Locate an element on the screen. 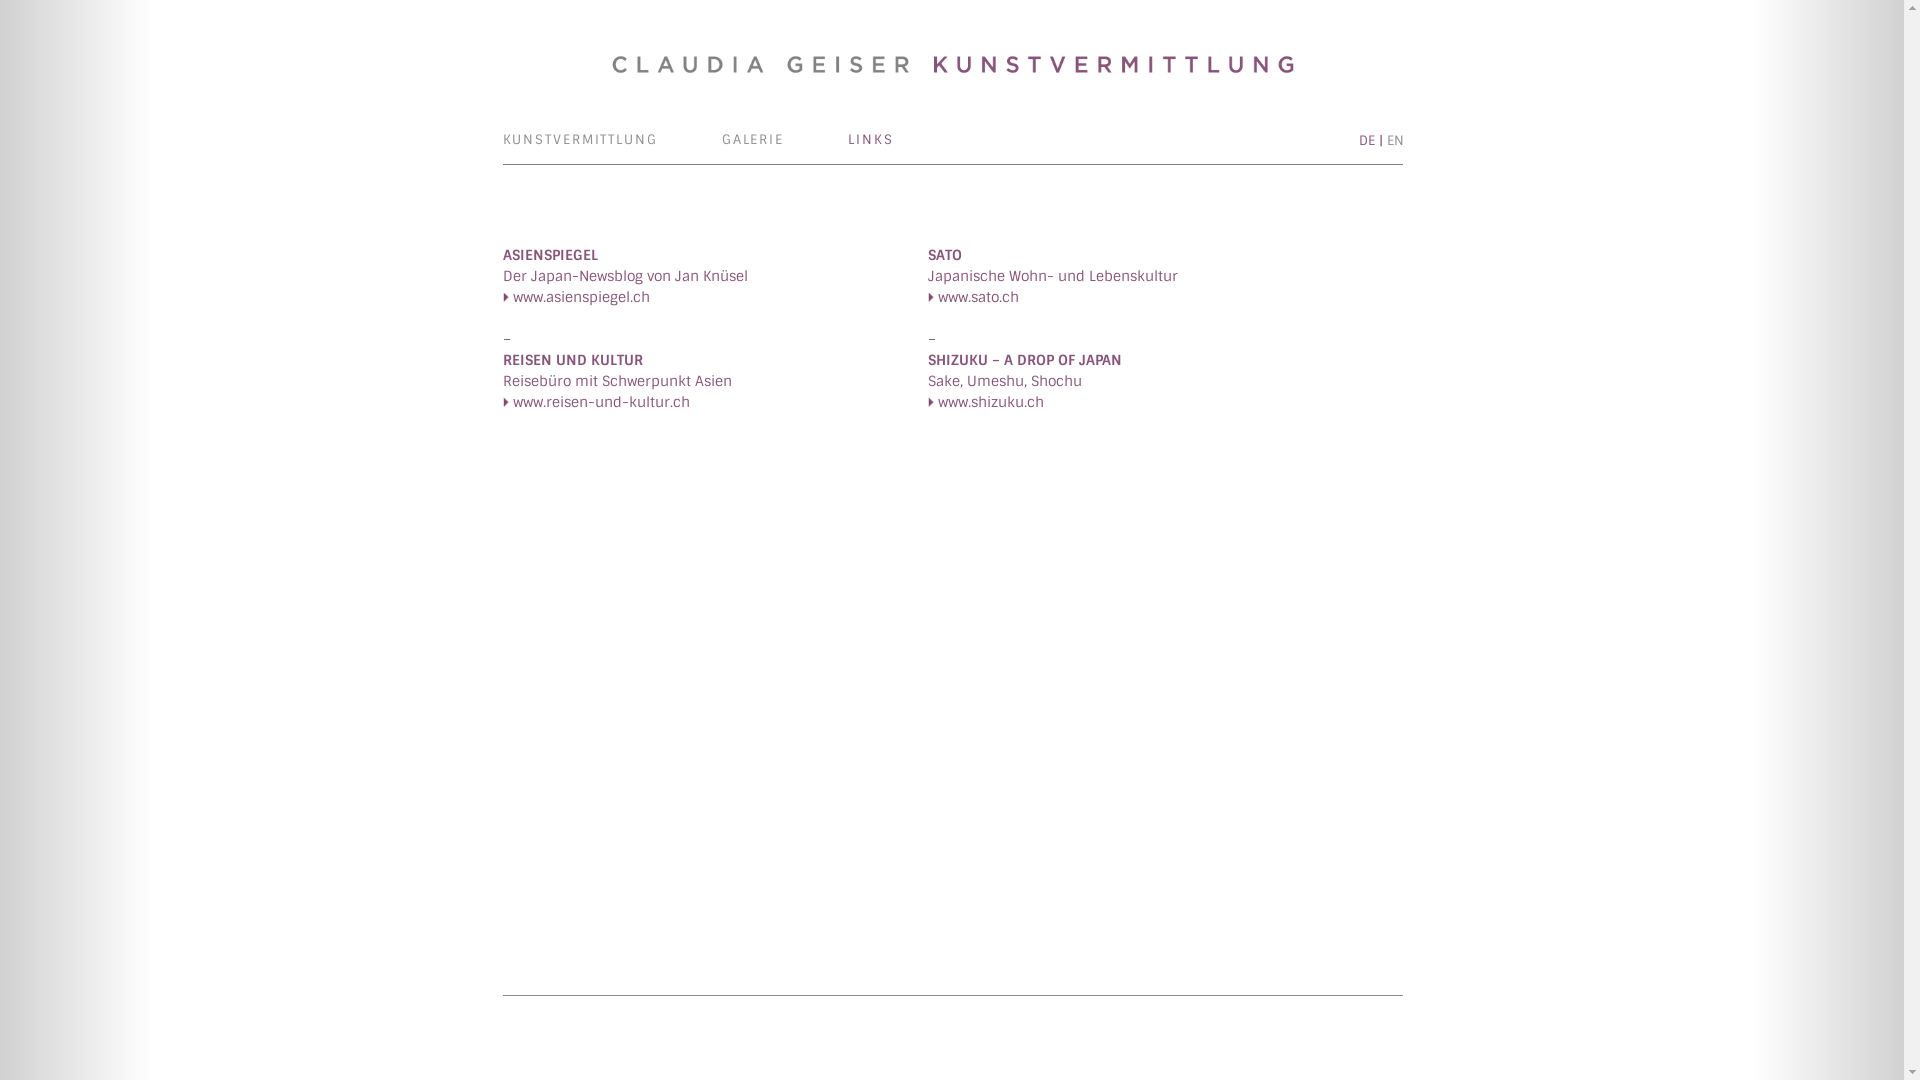 This screenshot has height=1080, width=1920. 'LINKS' is located at coordinates (870, 138).